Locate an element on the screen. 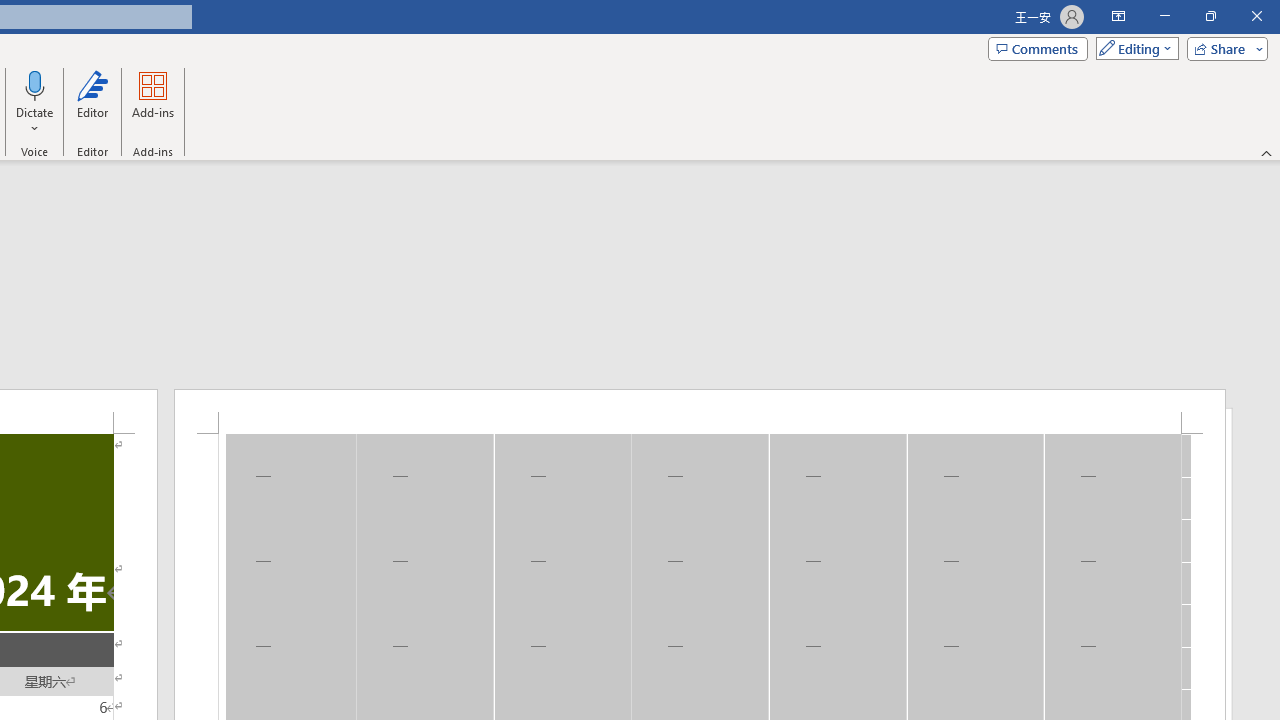 The width and height of the screenshot is (1280, 720). 'Restore Down' is located at coordinates (1209, 16).